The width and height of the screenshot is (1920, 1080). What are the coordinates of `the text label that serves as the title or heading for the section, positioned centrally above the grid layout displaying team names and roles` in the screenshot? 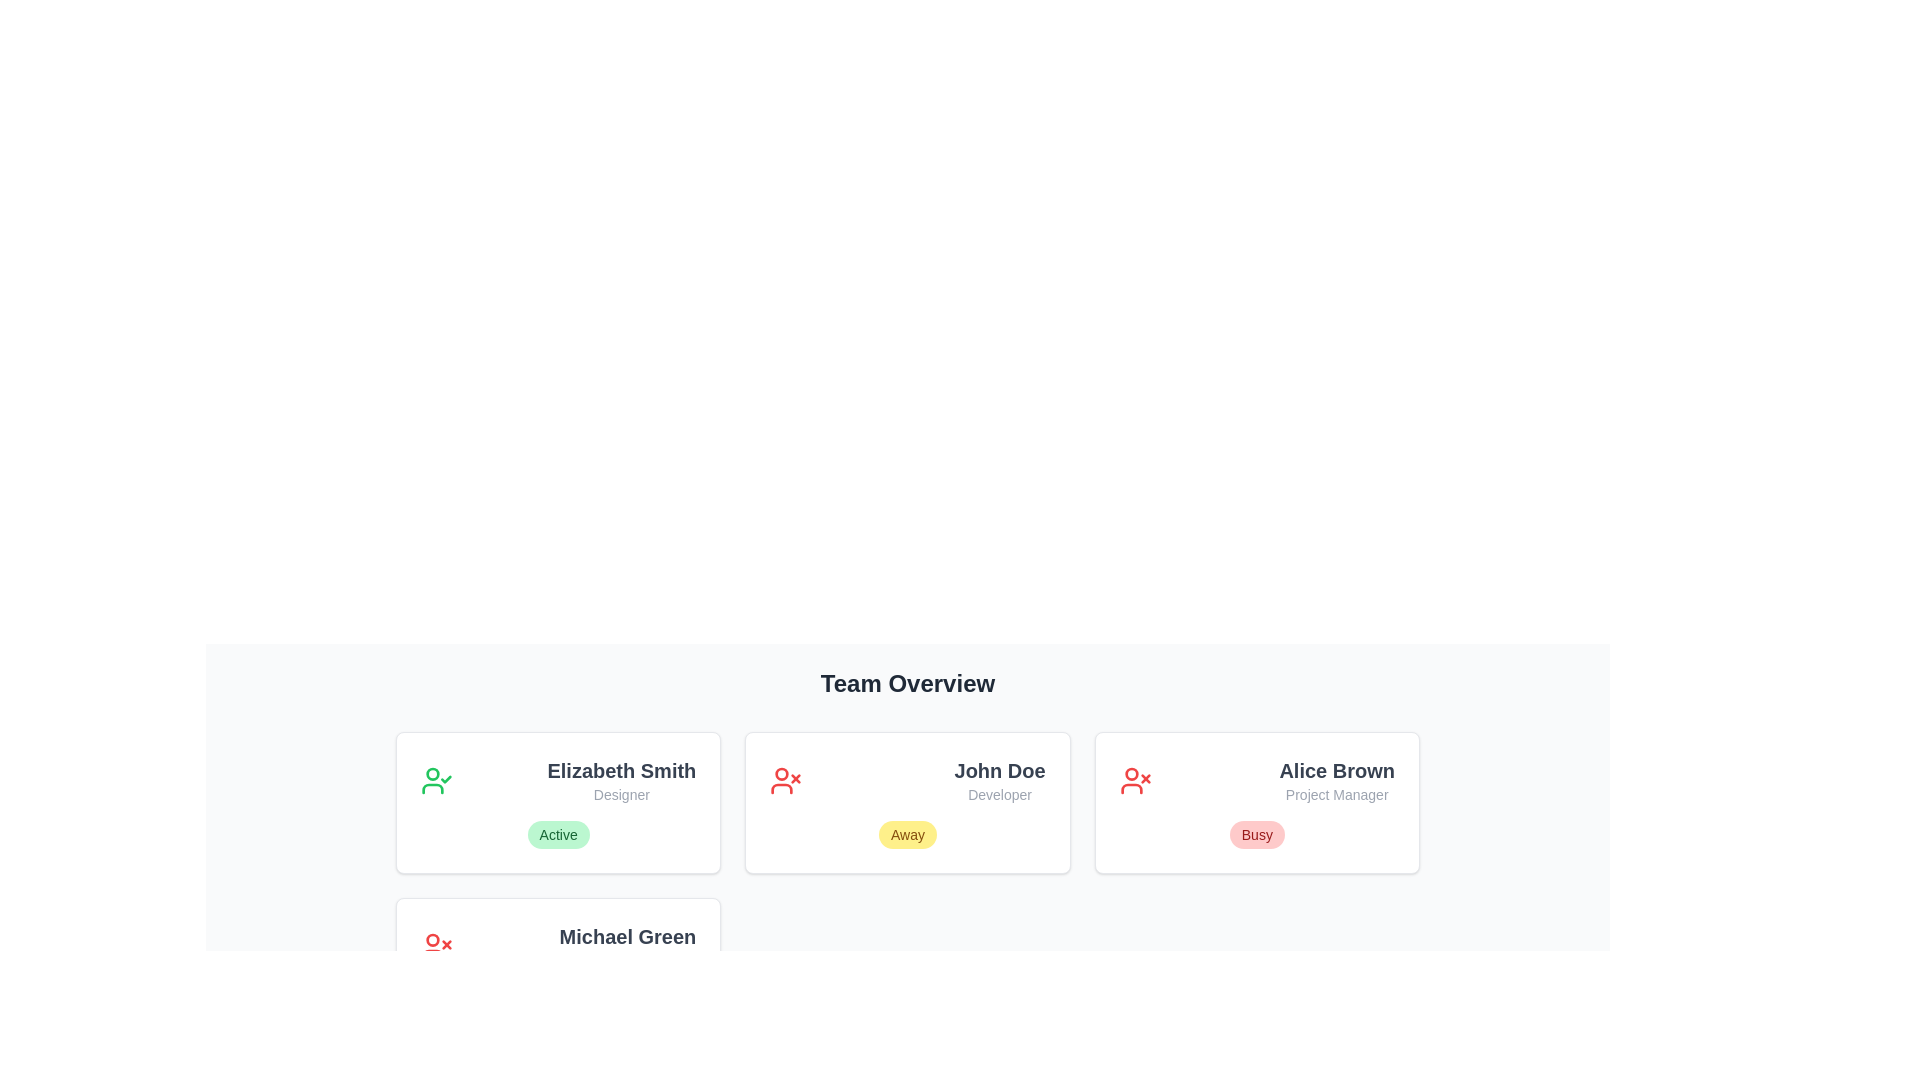 It's located at (906, 682).